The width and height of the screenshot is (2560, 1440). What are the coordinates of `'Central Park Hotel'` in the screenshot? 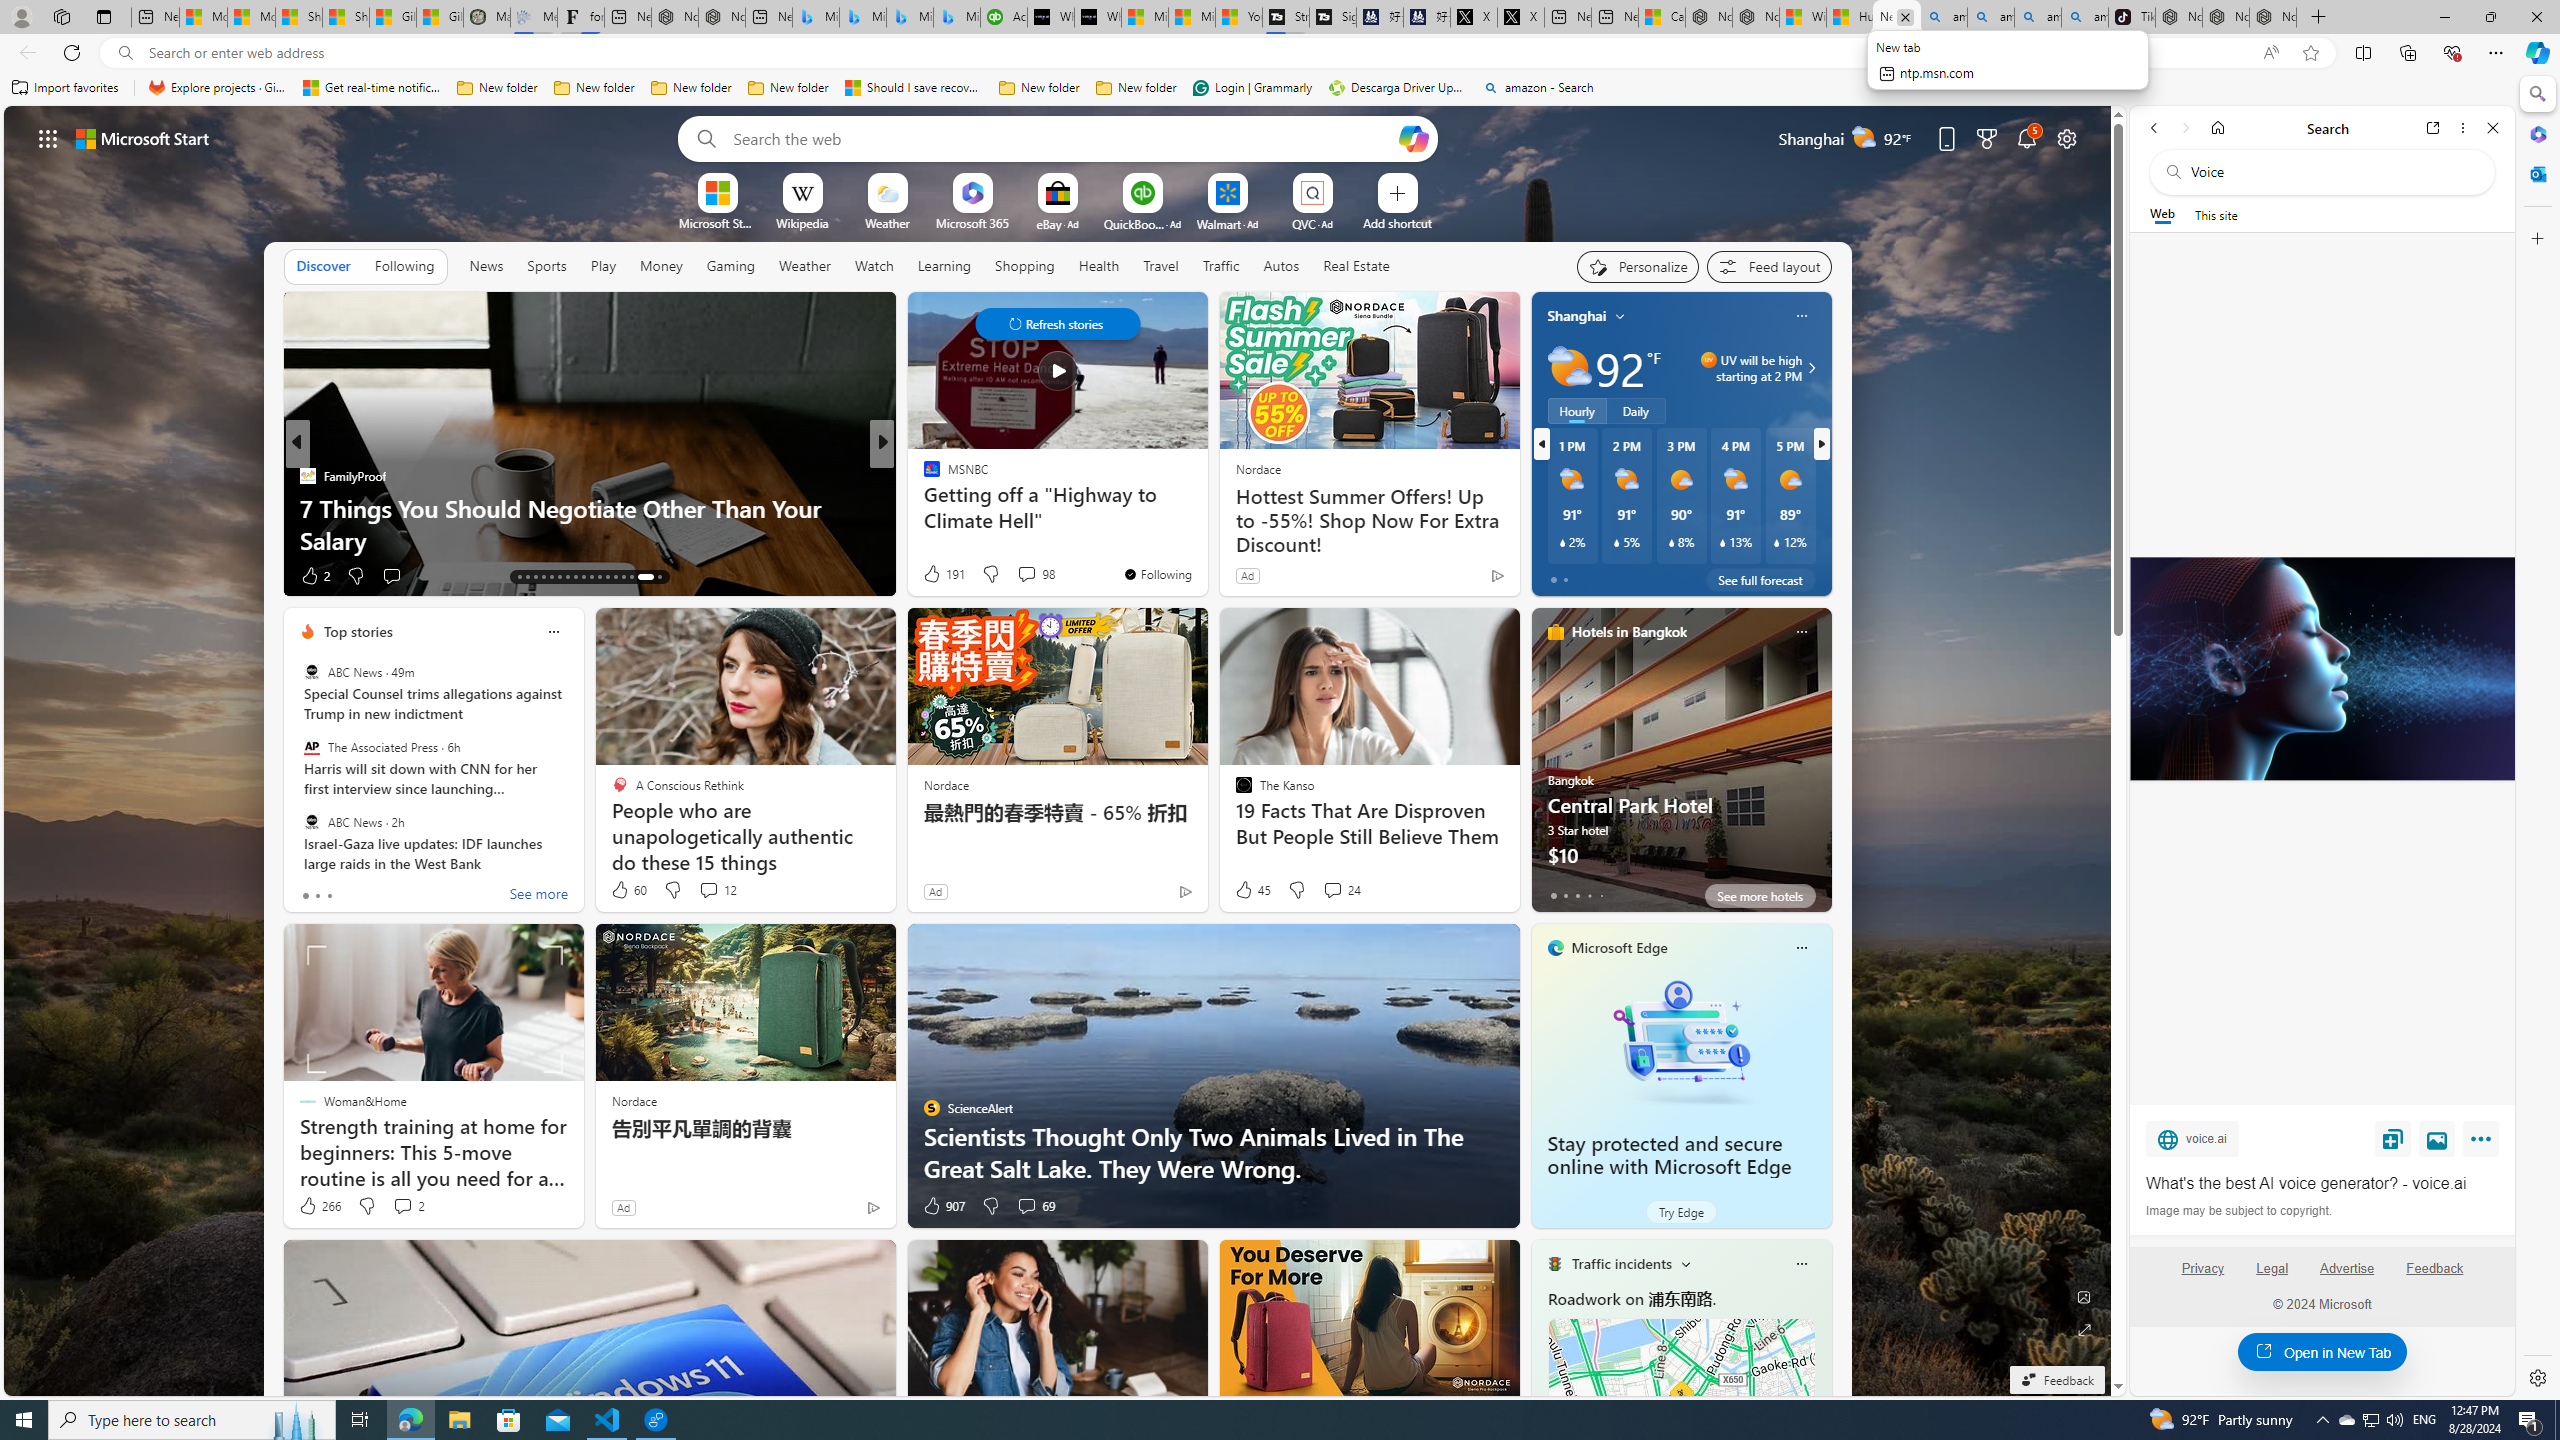 It's located at (1680, 767).